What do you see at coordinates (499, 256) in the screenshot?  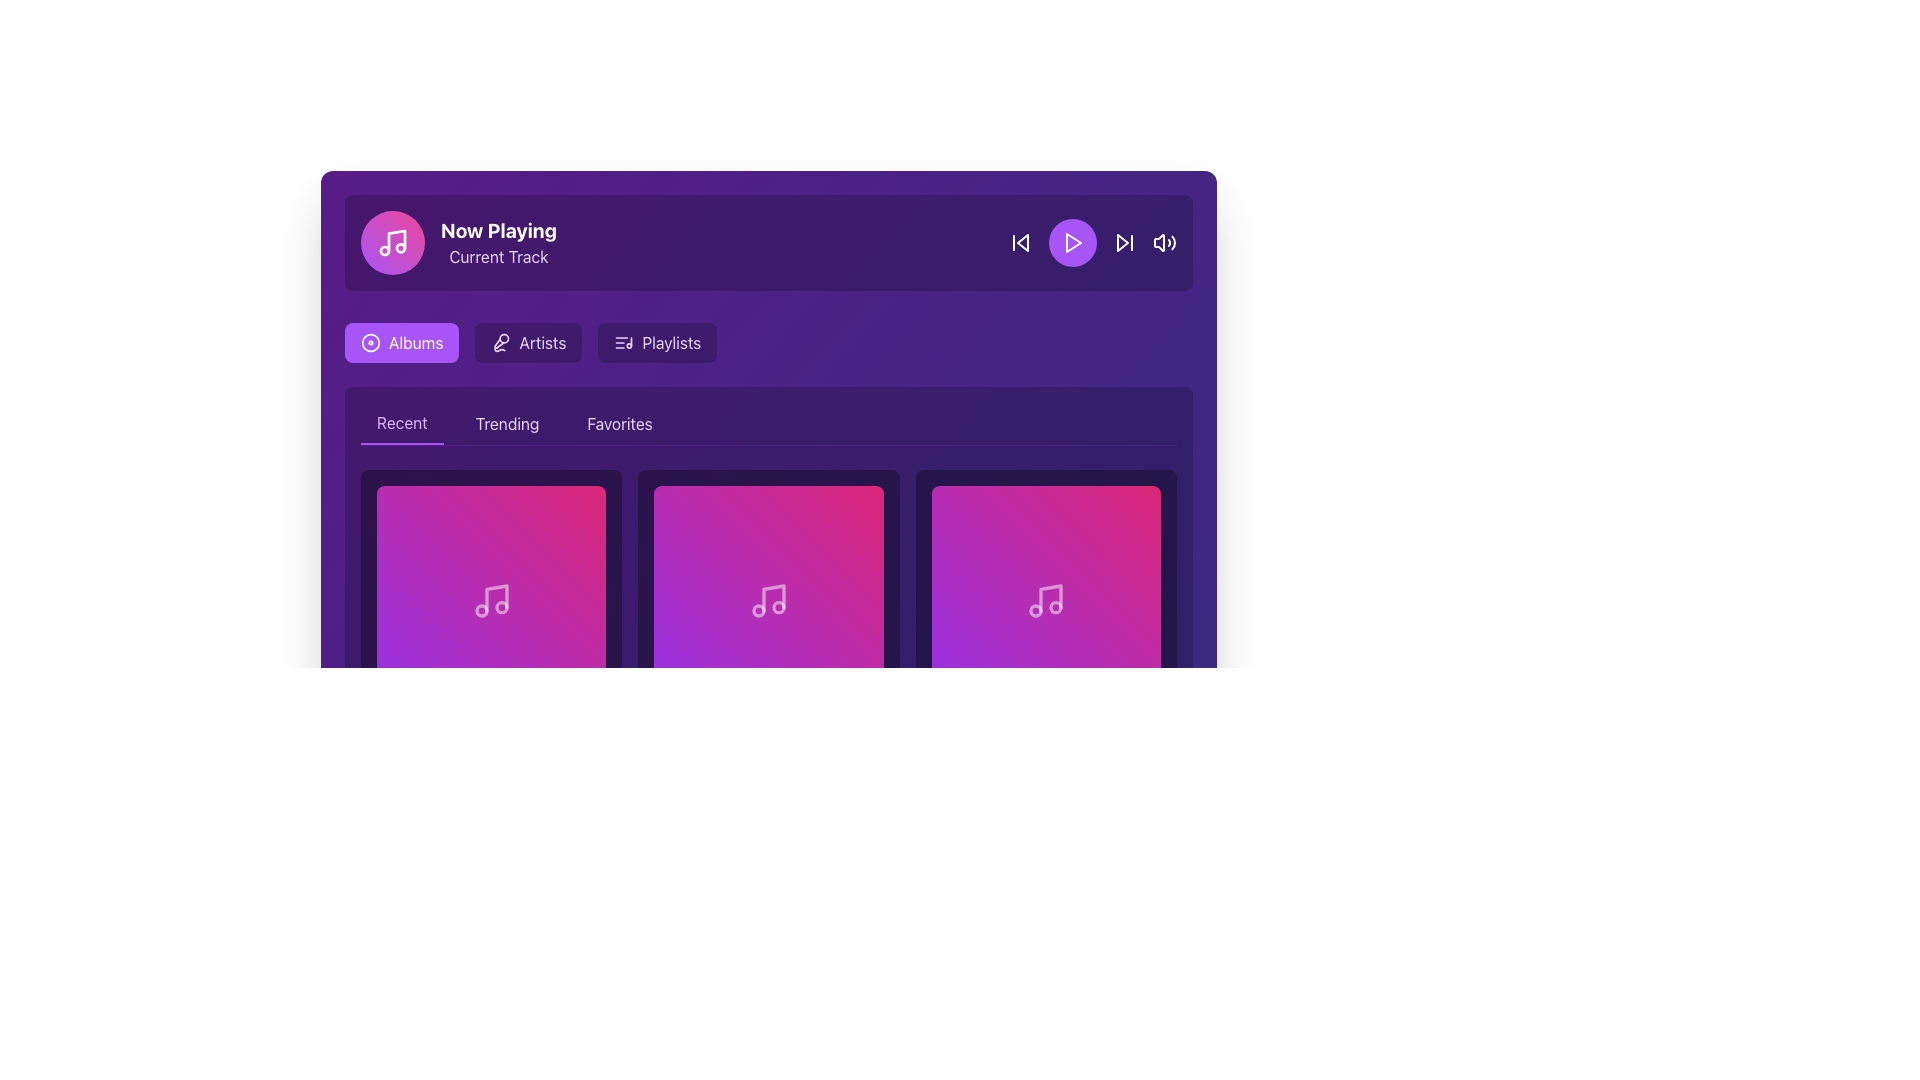 I see `the 'Current Track' label, which is displayed in soft purple color and positioned below the 'Now Playing' heading in the 'Now Playing' section` at bounding box center [499, 256].